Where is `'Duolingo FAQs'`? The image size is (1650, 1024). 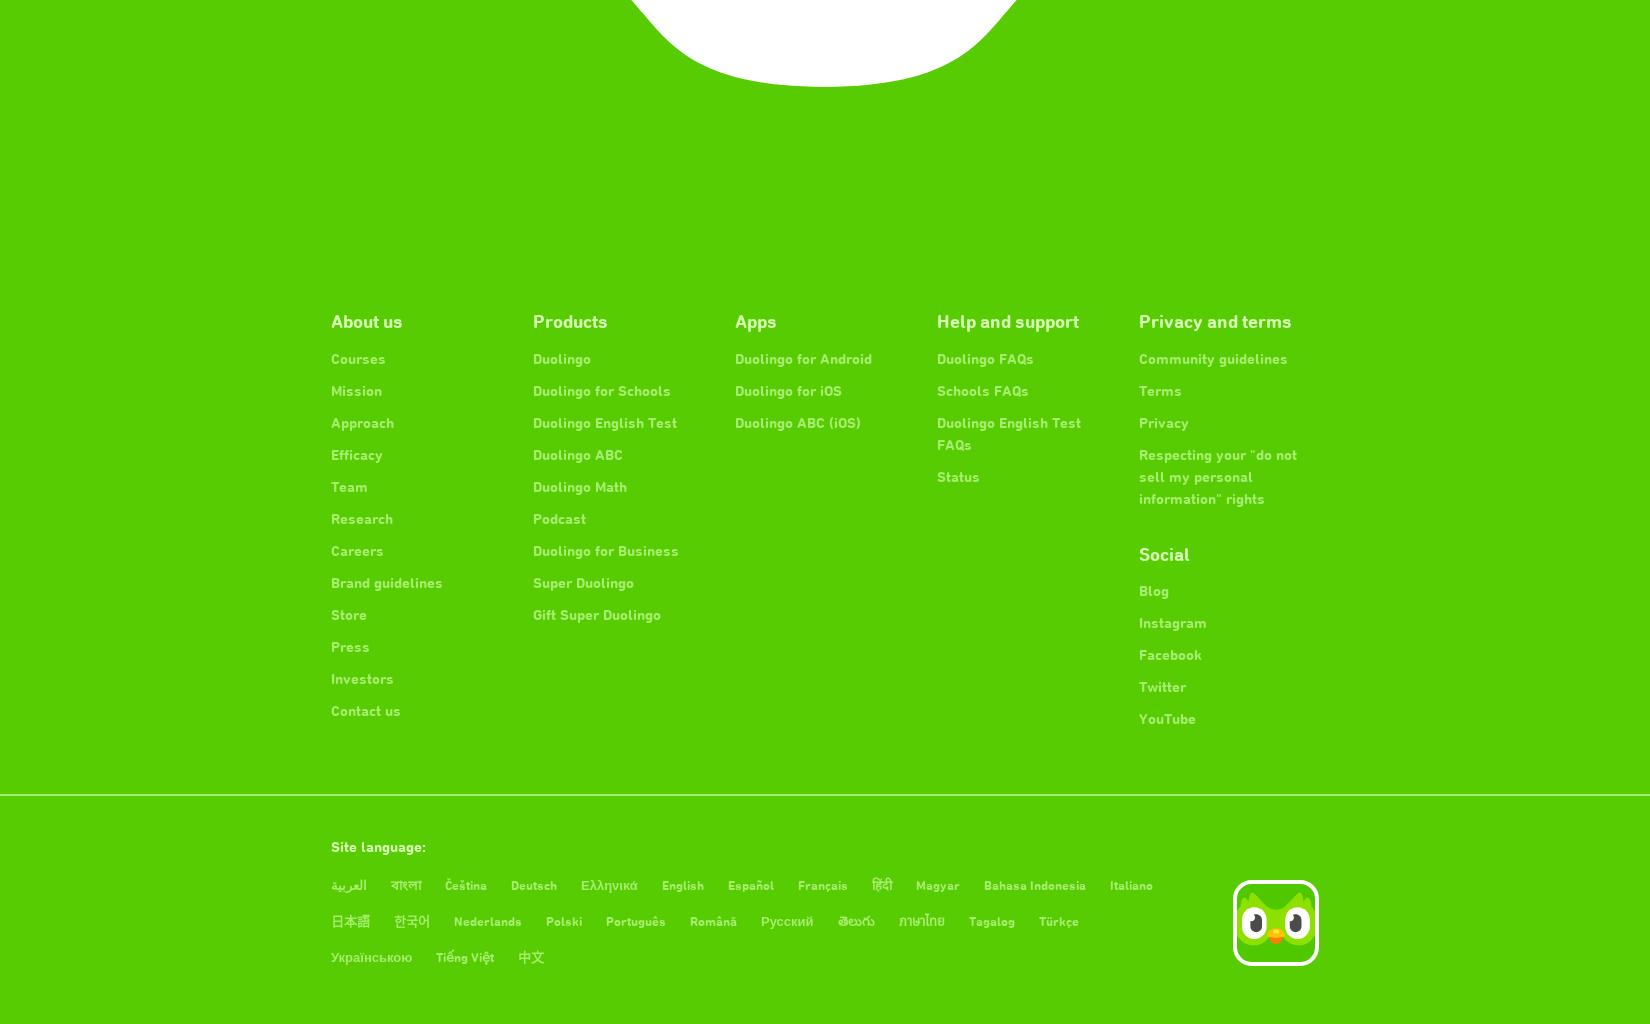
'Duolingo FAQs' is located at coordinates (985, 357).